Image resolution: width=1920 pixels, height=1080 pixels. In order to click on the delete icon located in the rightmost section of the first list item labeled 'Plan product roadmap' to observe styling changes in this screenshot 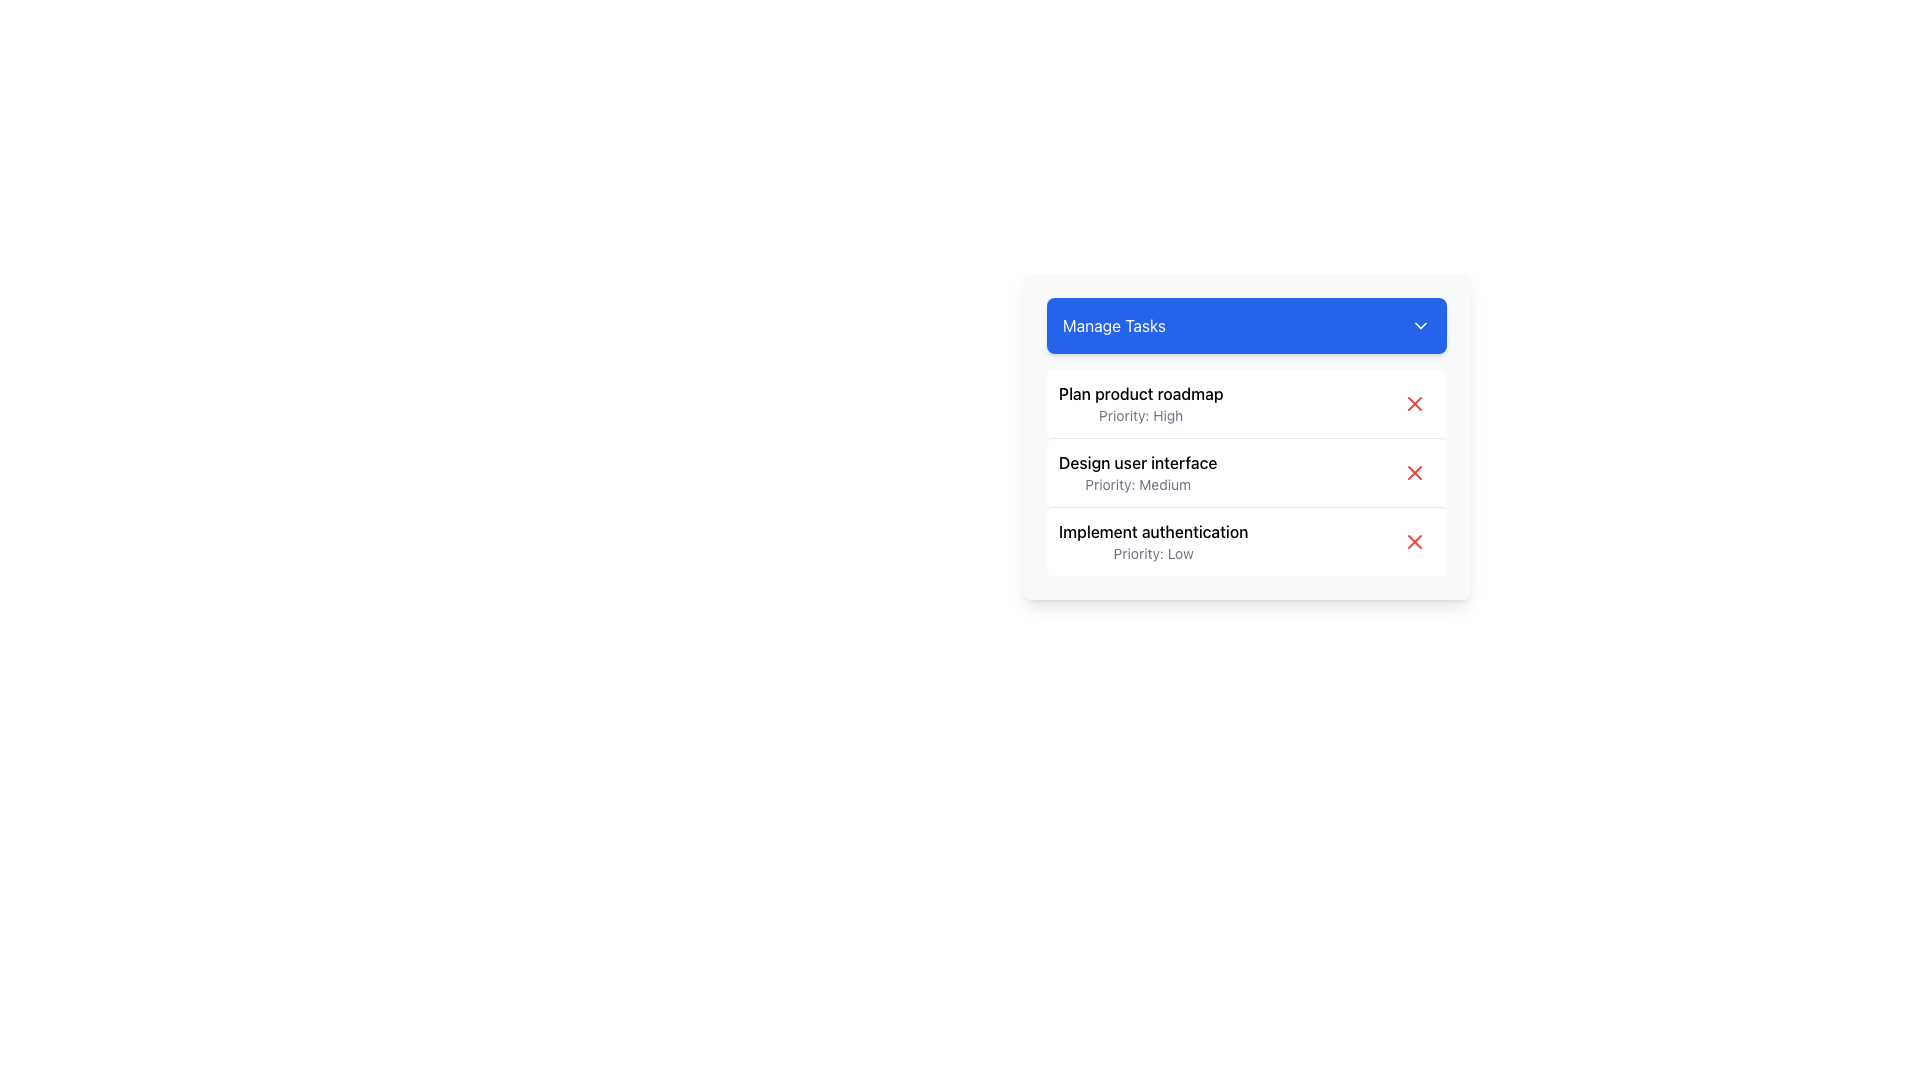, I will do `click(1414, 404)`.